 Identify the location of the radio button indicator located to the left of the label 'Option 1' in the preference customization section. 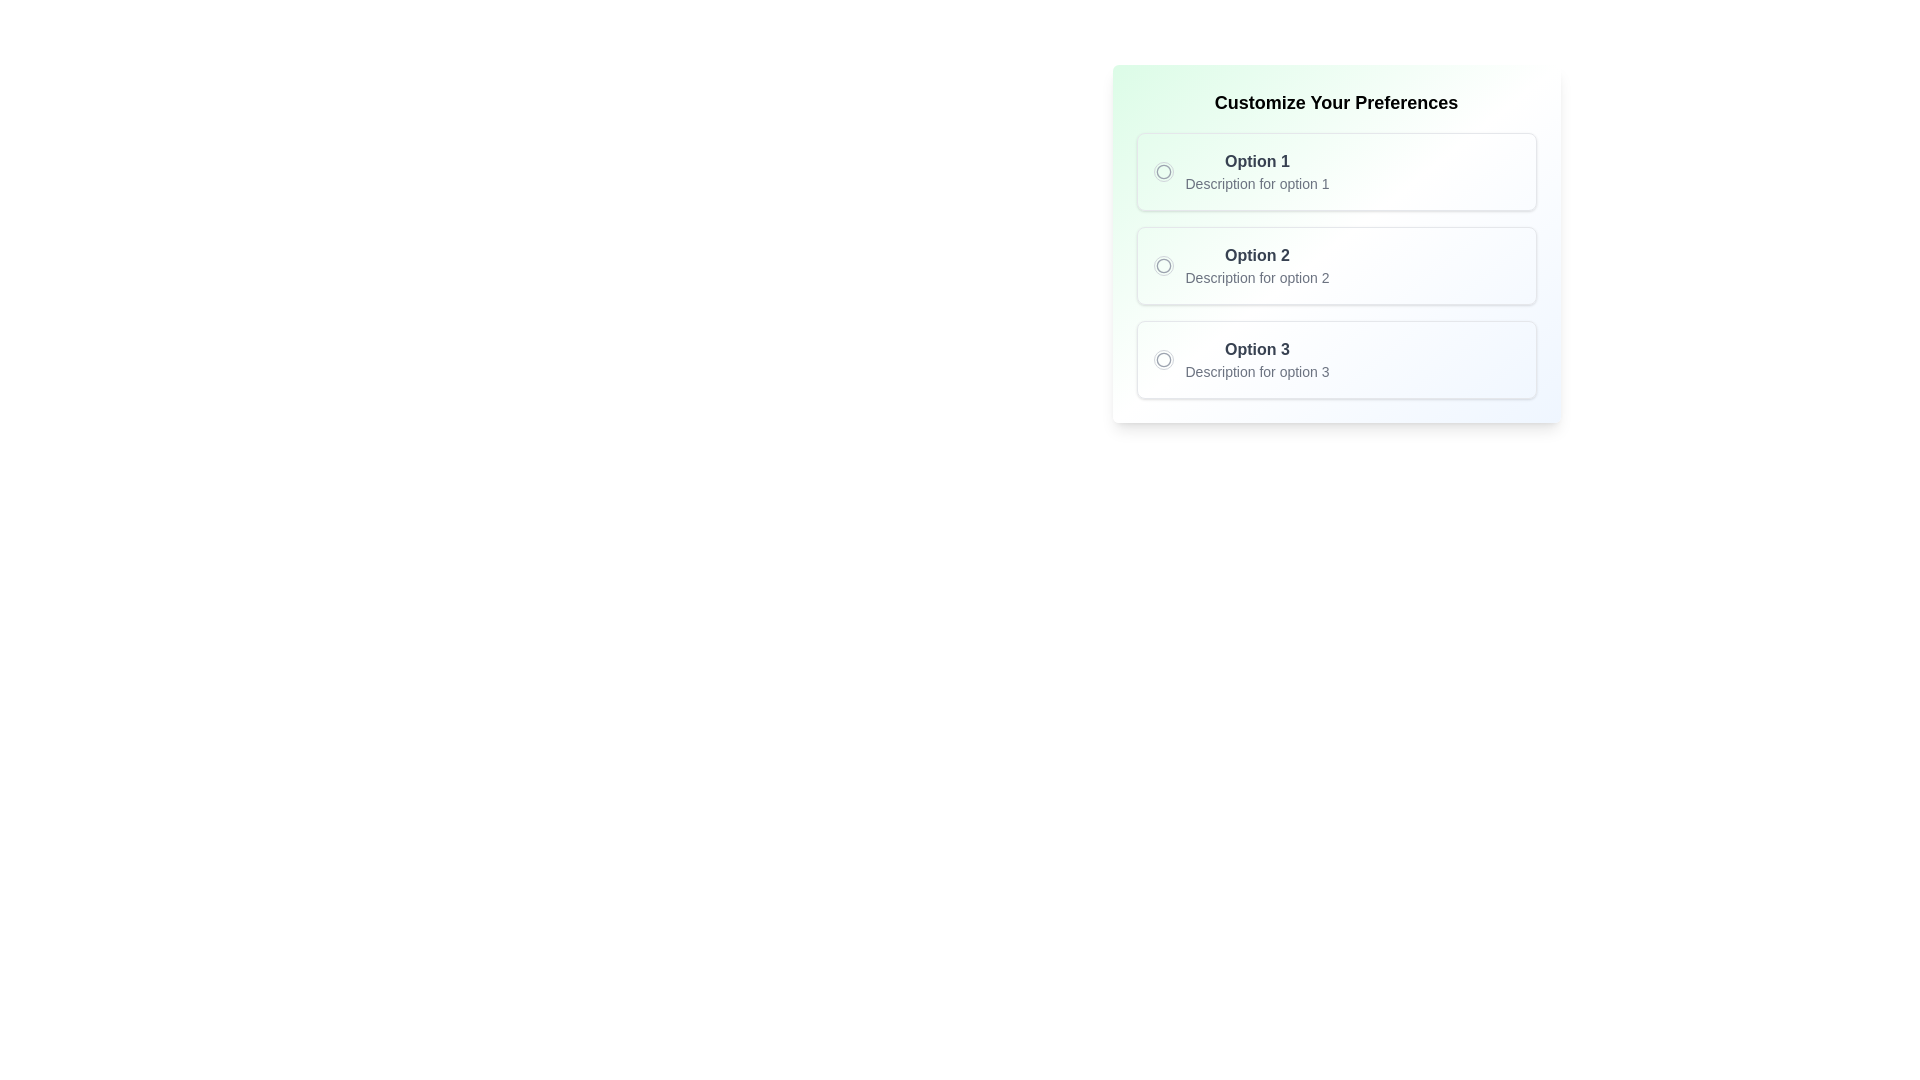
(1163, 171).